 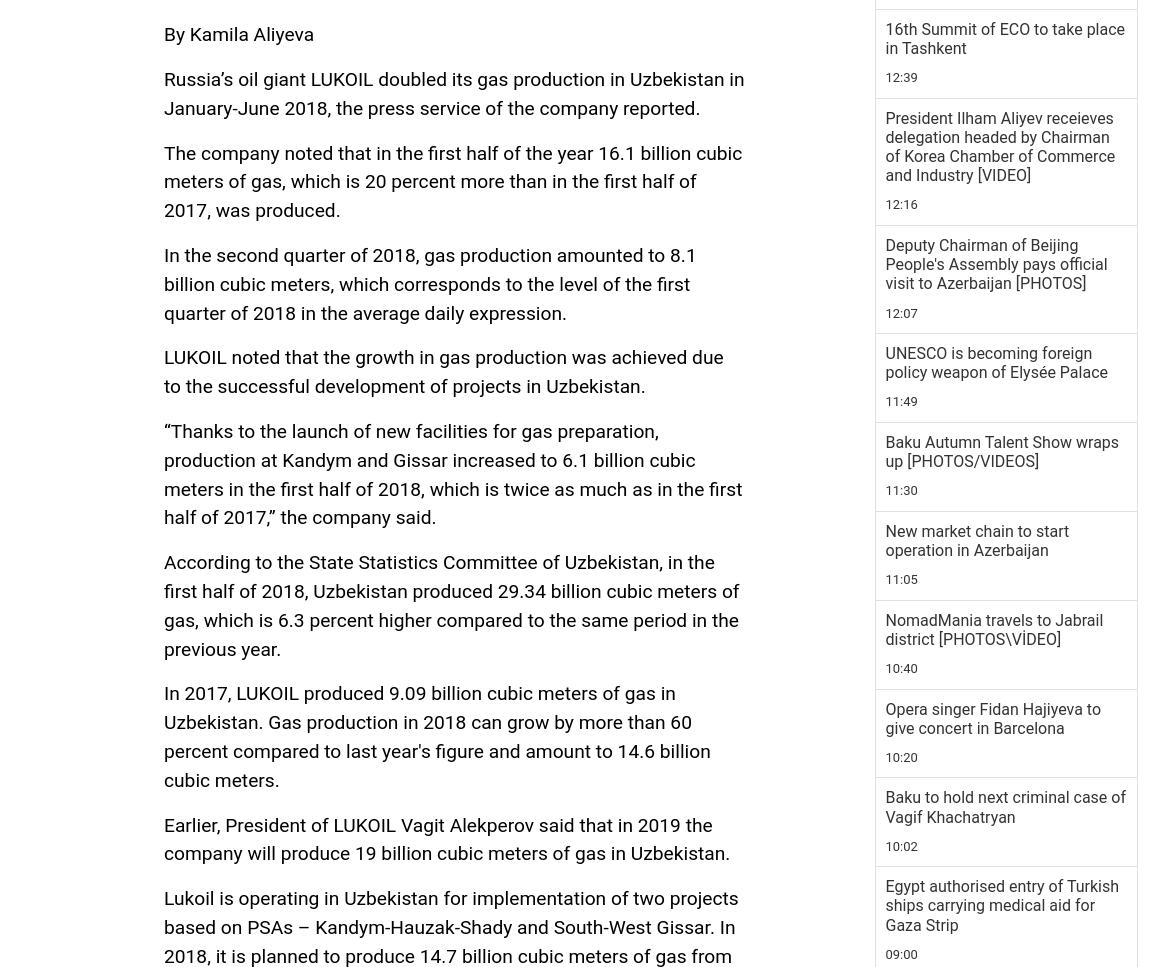 What do you see at coordinates (885, 227) in the screenshot?
I see `'5 November 19:28'` at bounding box center [885, 227].